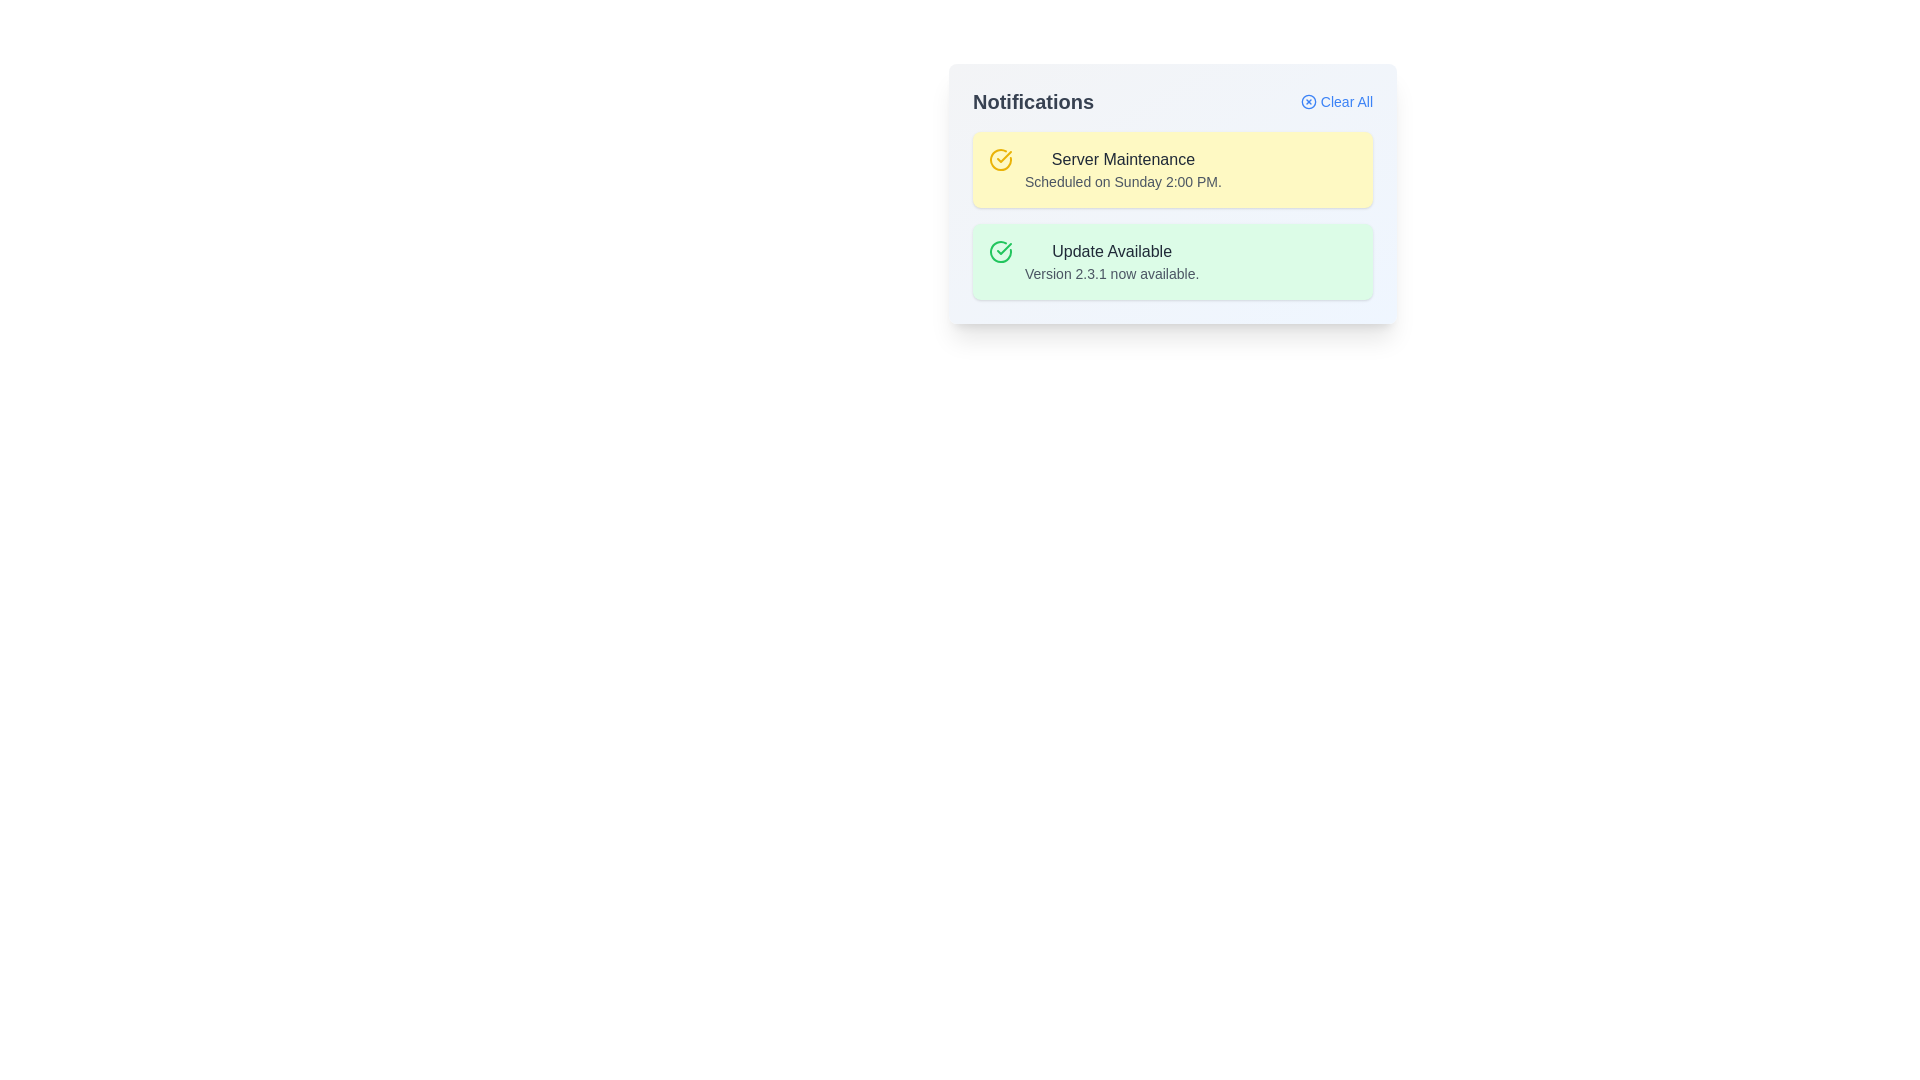  I want to click on the text block containing the heading 'Server Maintenance' with a pale yellow background located in the notification center, so click(1123, 168).